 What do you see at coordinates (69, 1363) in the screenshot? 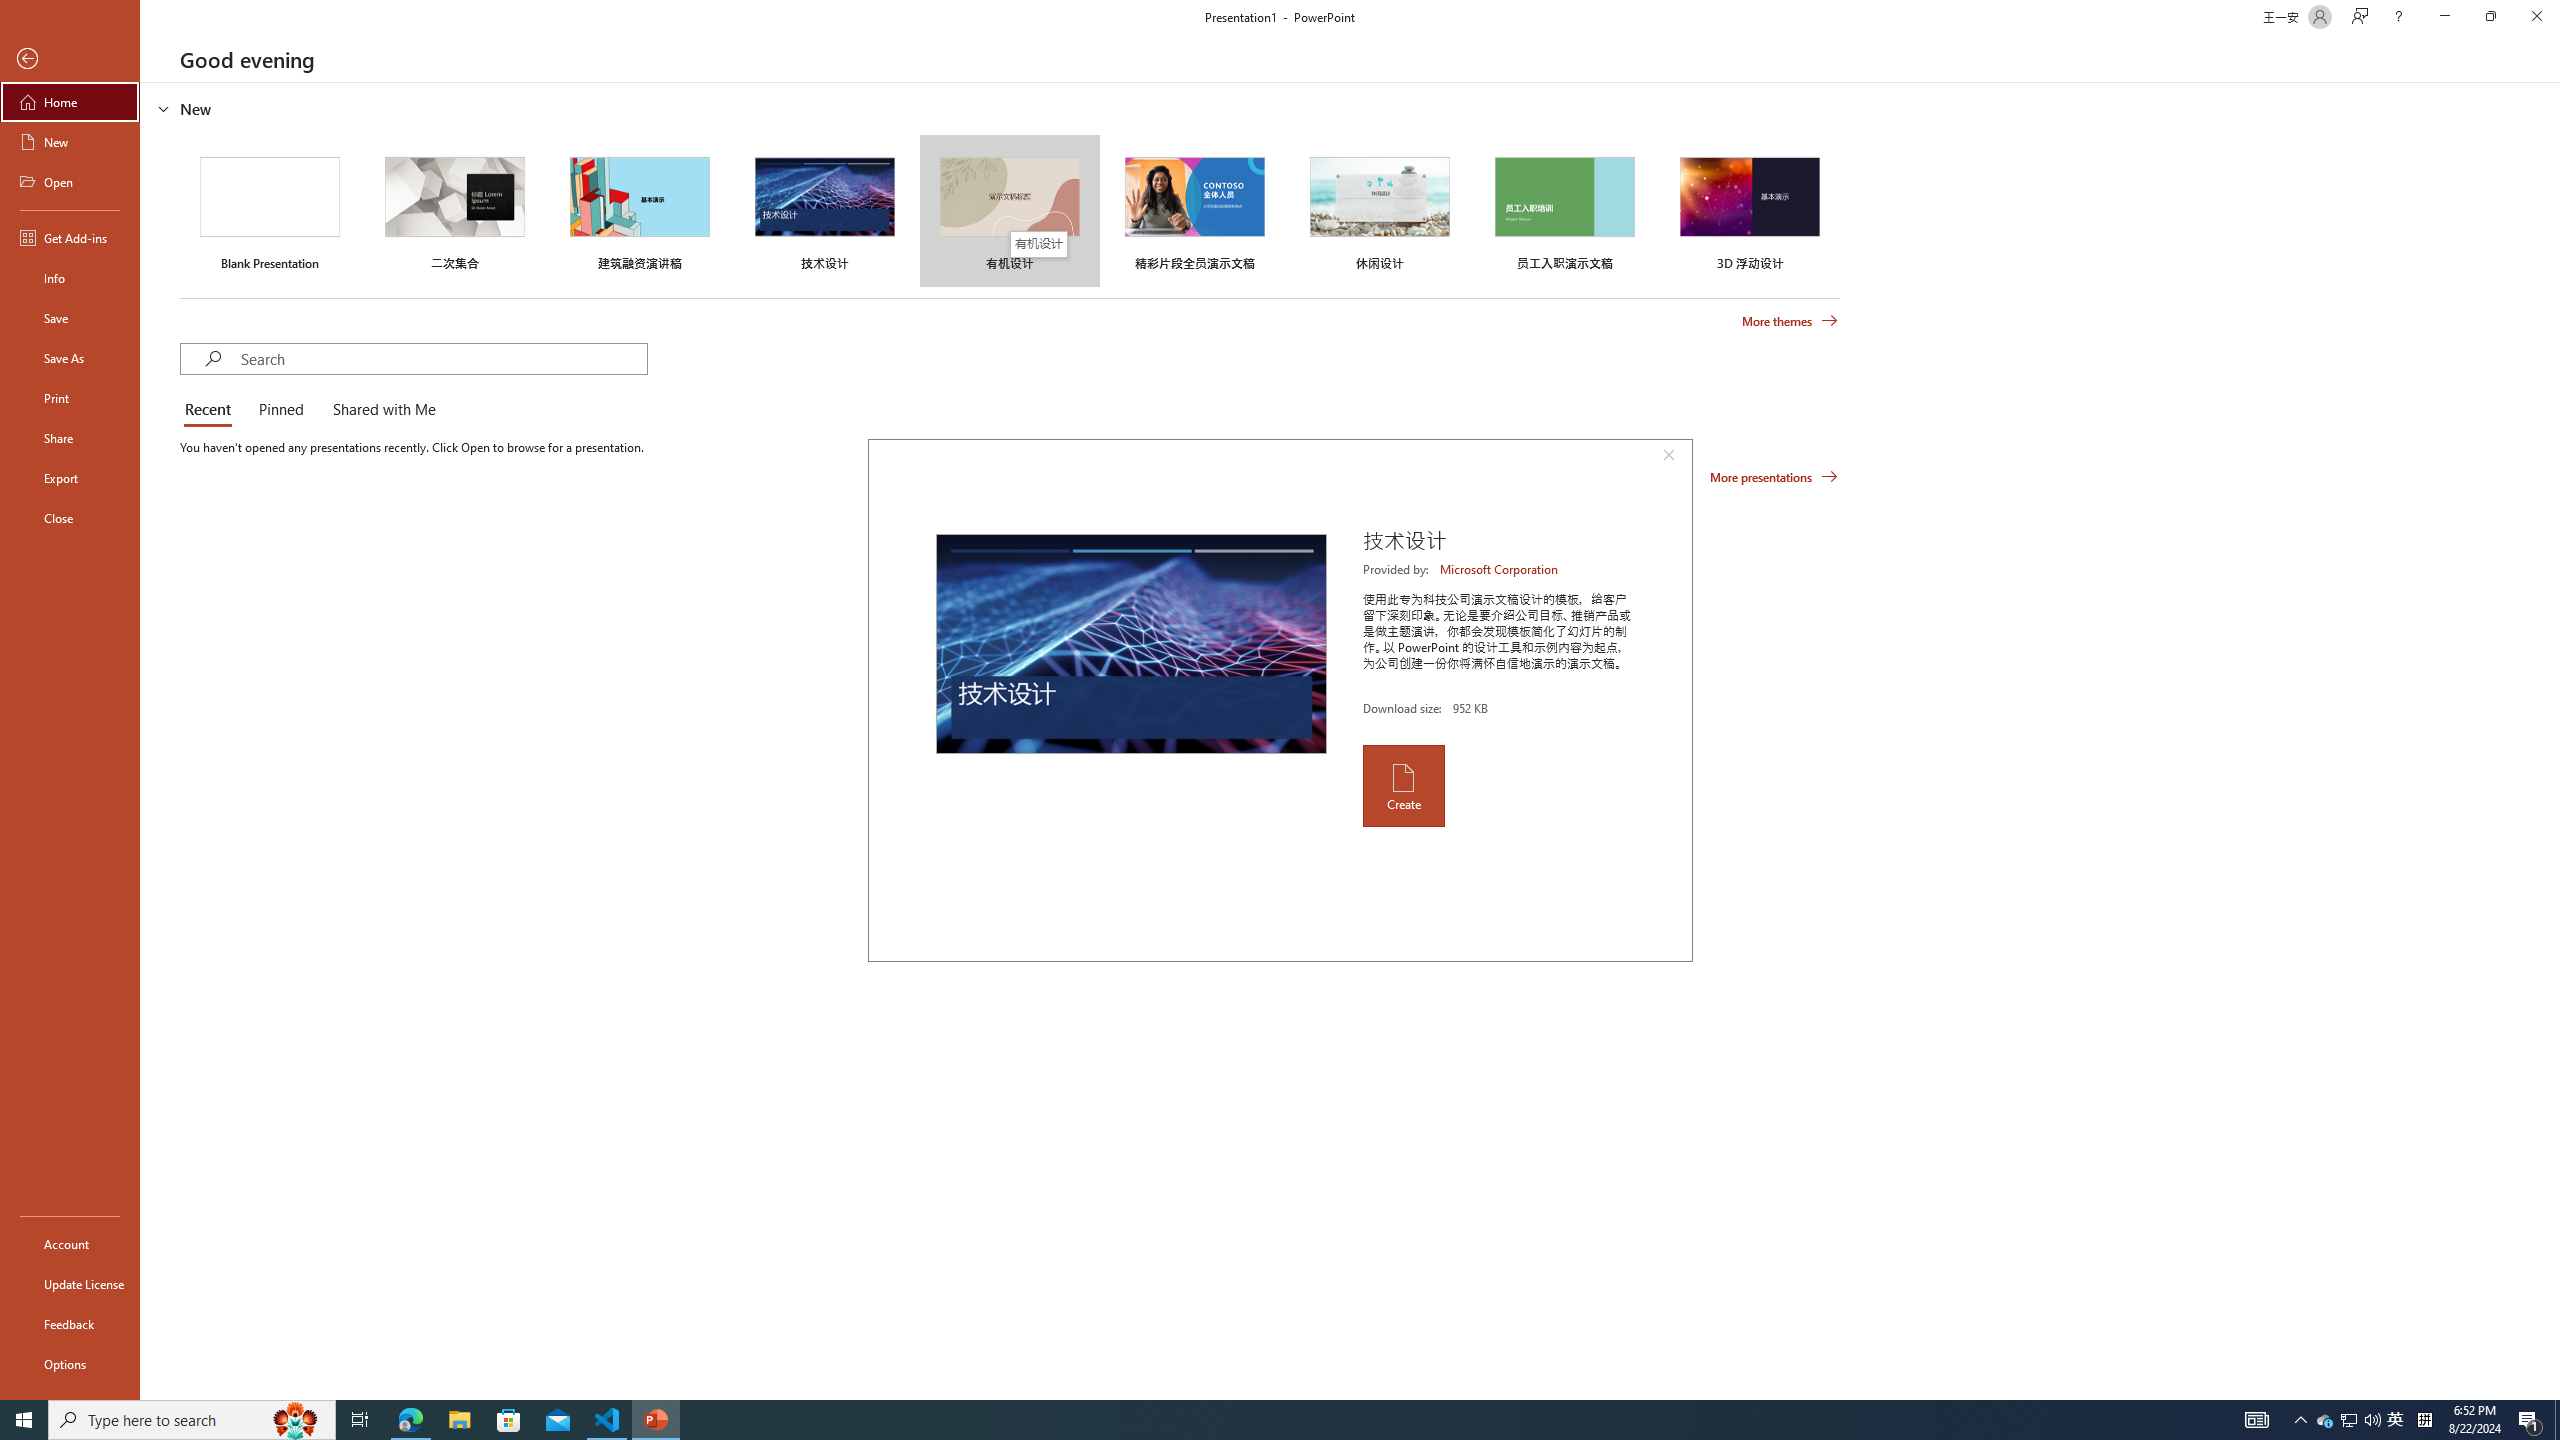
I see `'Options'` at bounding box center [69, 1363].